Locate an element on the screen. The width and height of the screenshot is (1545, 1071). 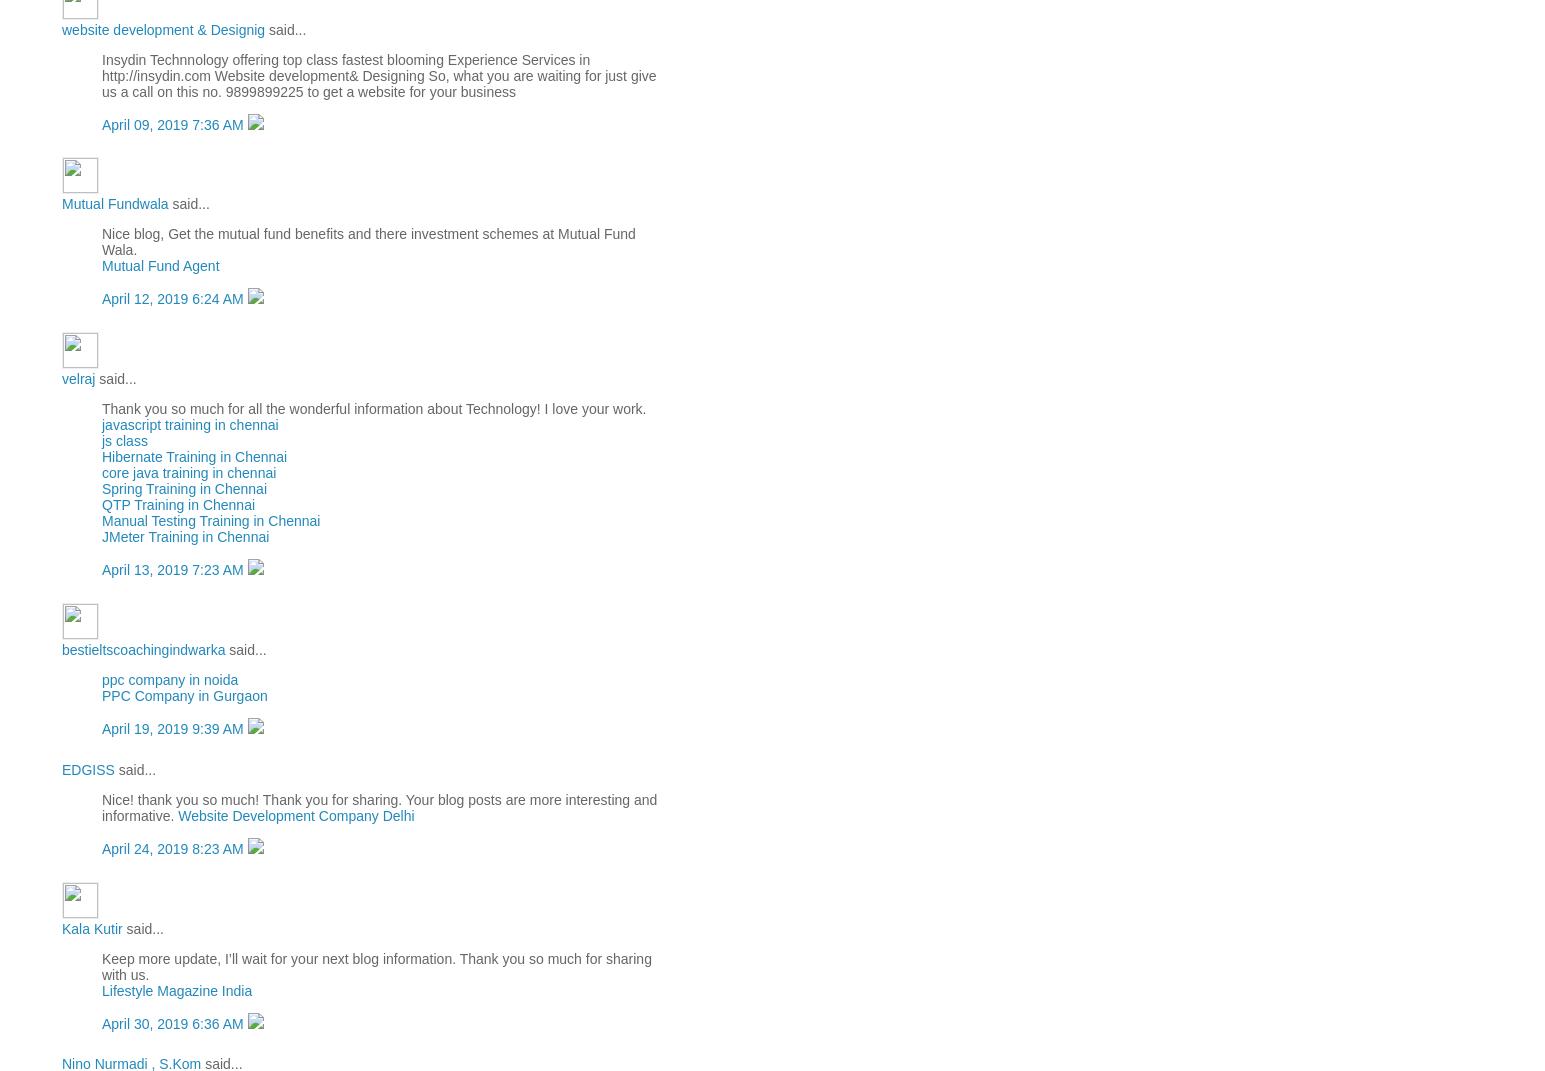
'Mutual Fund Agent' is located at coordinates (160, 266).